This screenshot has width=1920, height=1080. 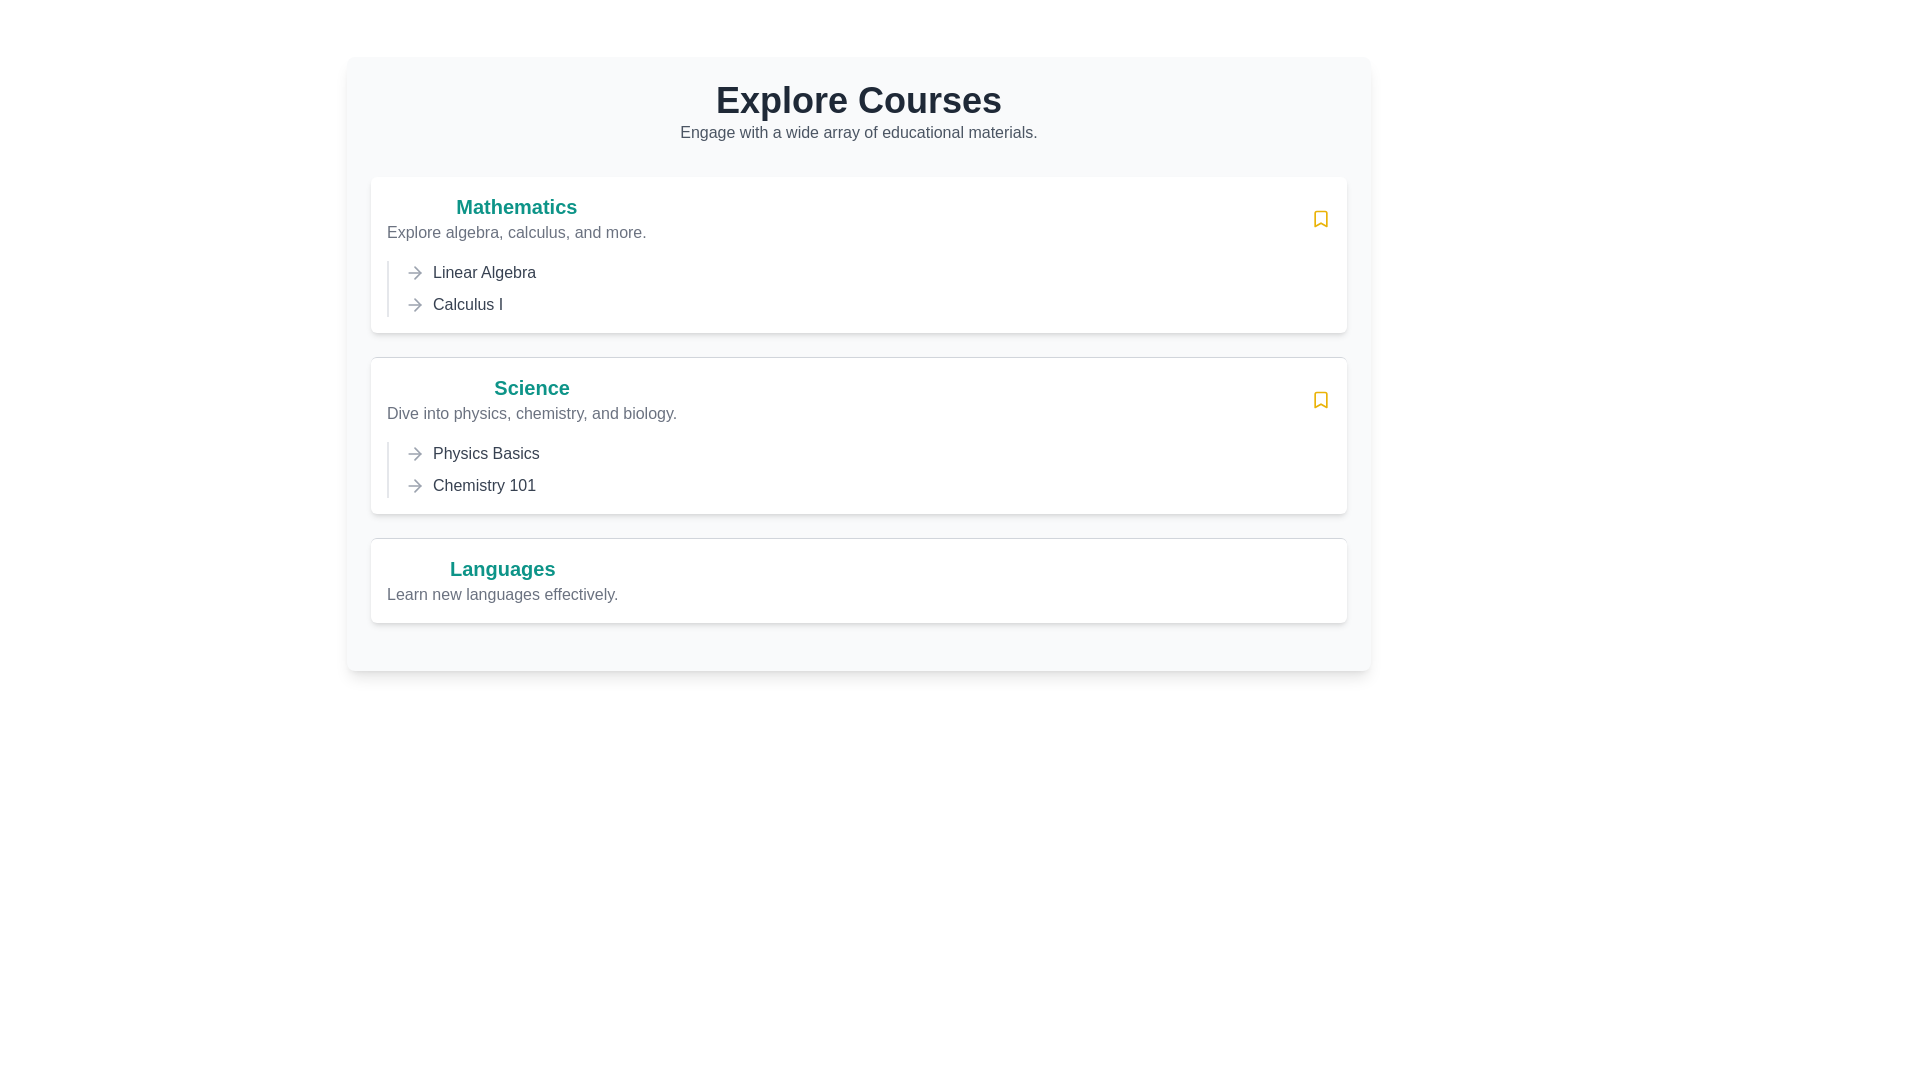 I want to click on the Icon (Arrow) located to the immediate left of the text 'Calculus I' in the 'Mathematics' section for visual scanning, so click(x=413, y=304).